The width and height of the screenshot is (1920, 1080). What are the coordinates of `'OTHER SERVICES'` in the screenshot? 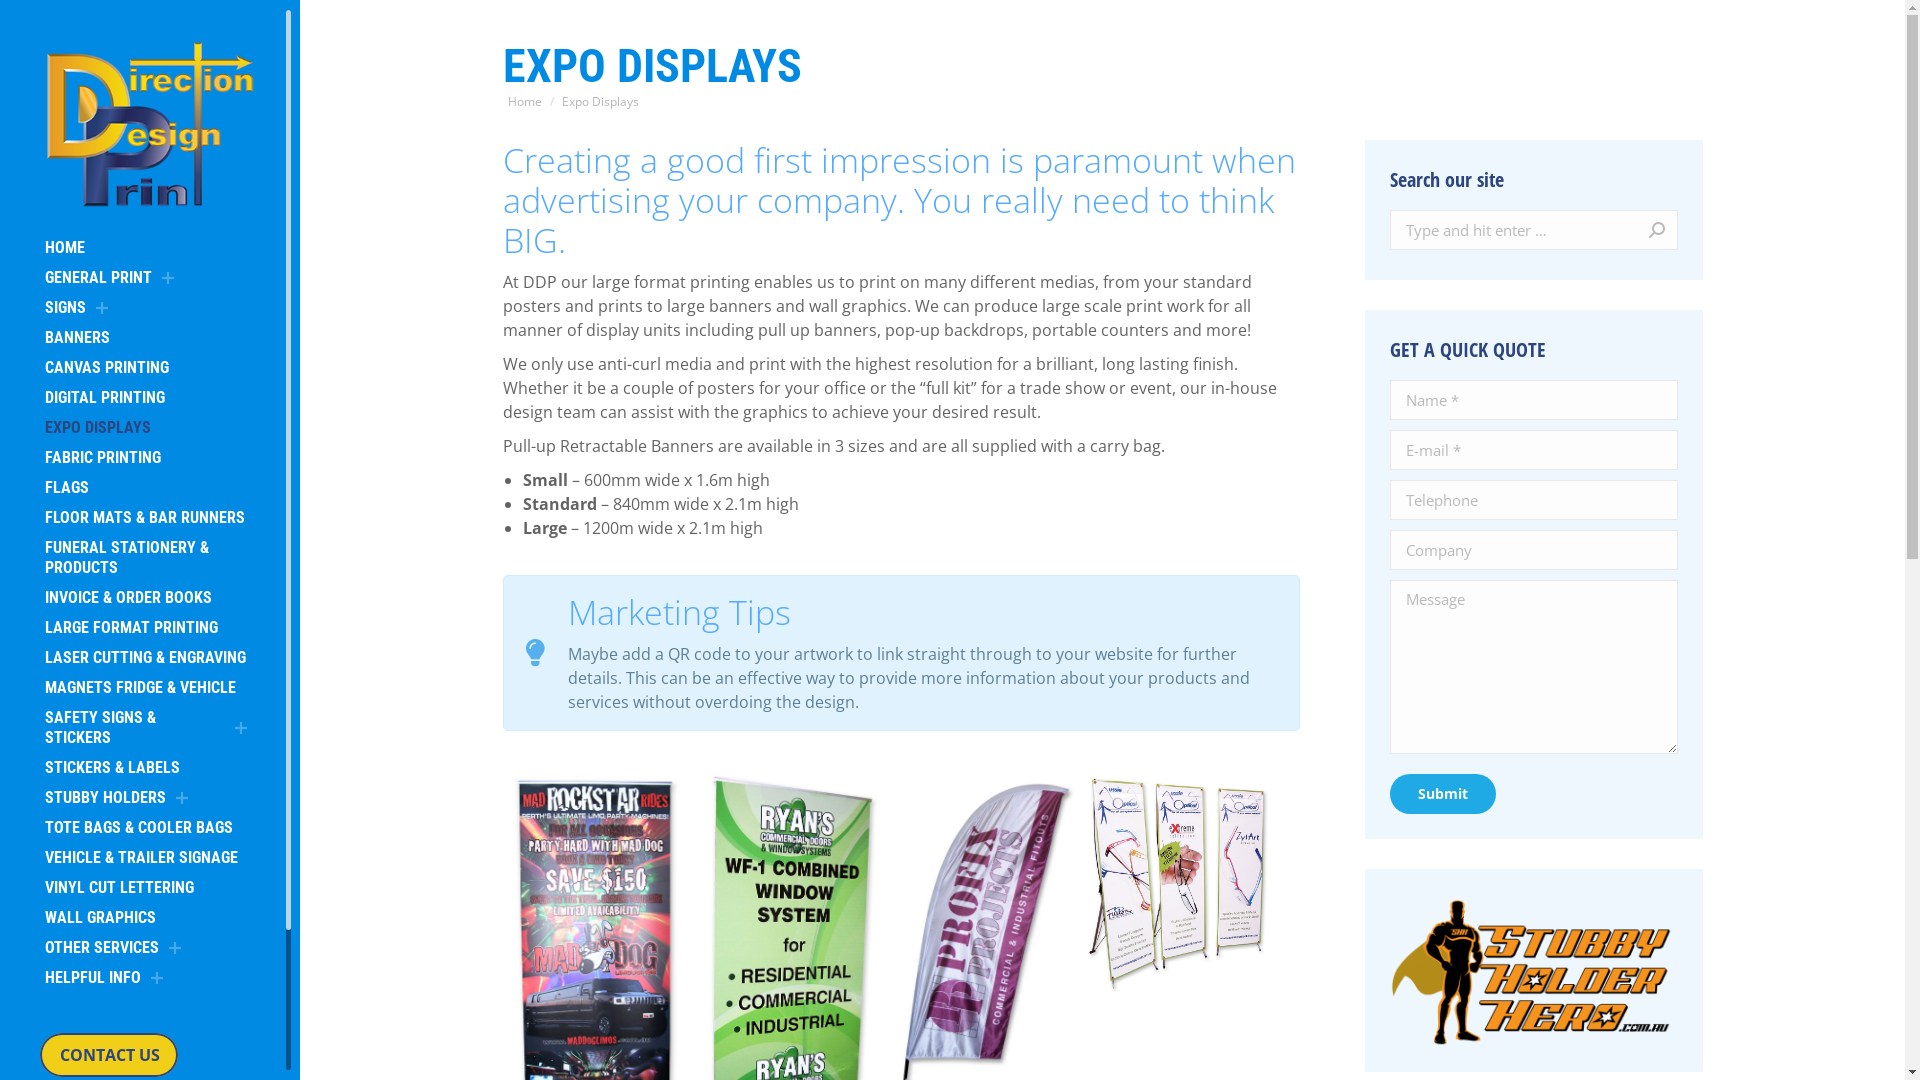 It's located at (100, 947).